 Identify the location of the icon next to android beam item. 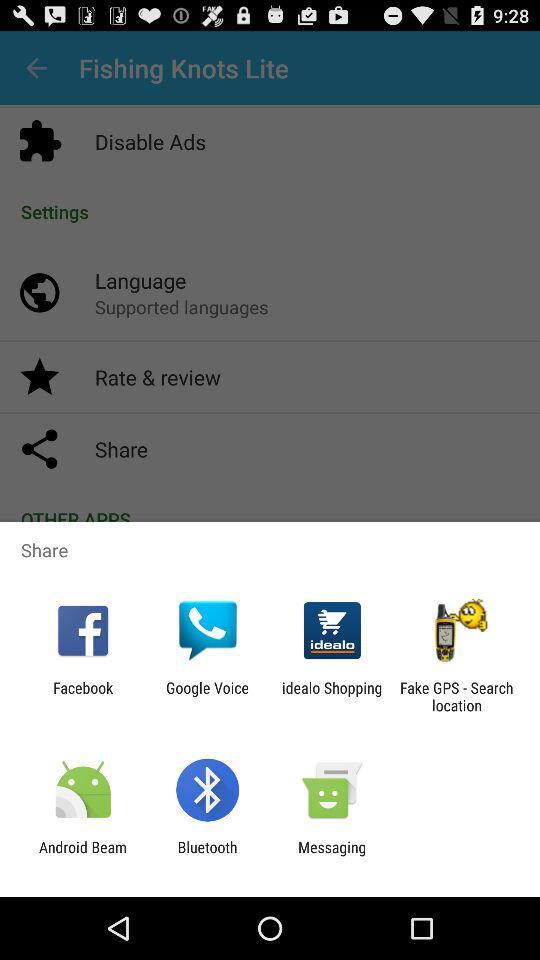
(206, 855).